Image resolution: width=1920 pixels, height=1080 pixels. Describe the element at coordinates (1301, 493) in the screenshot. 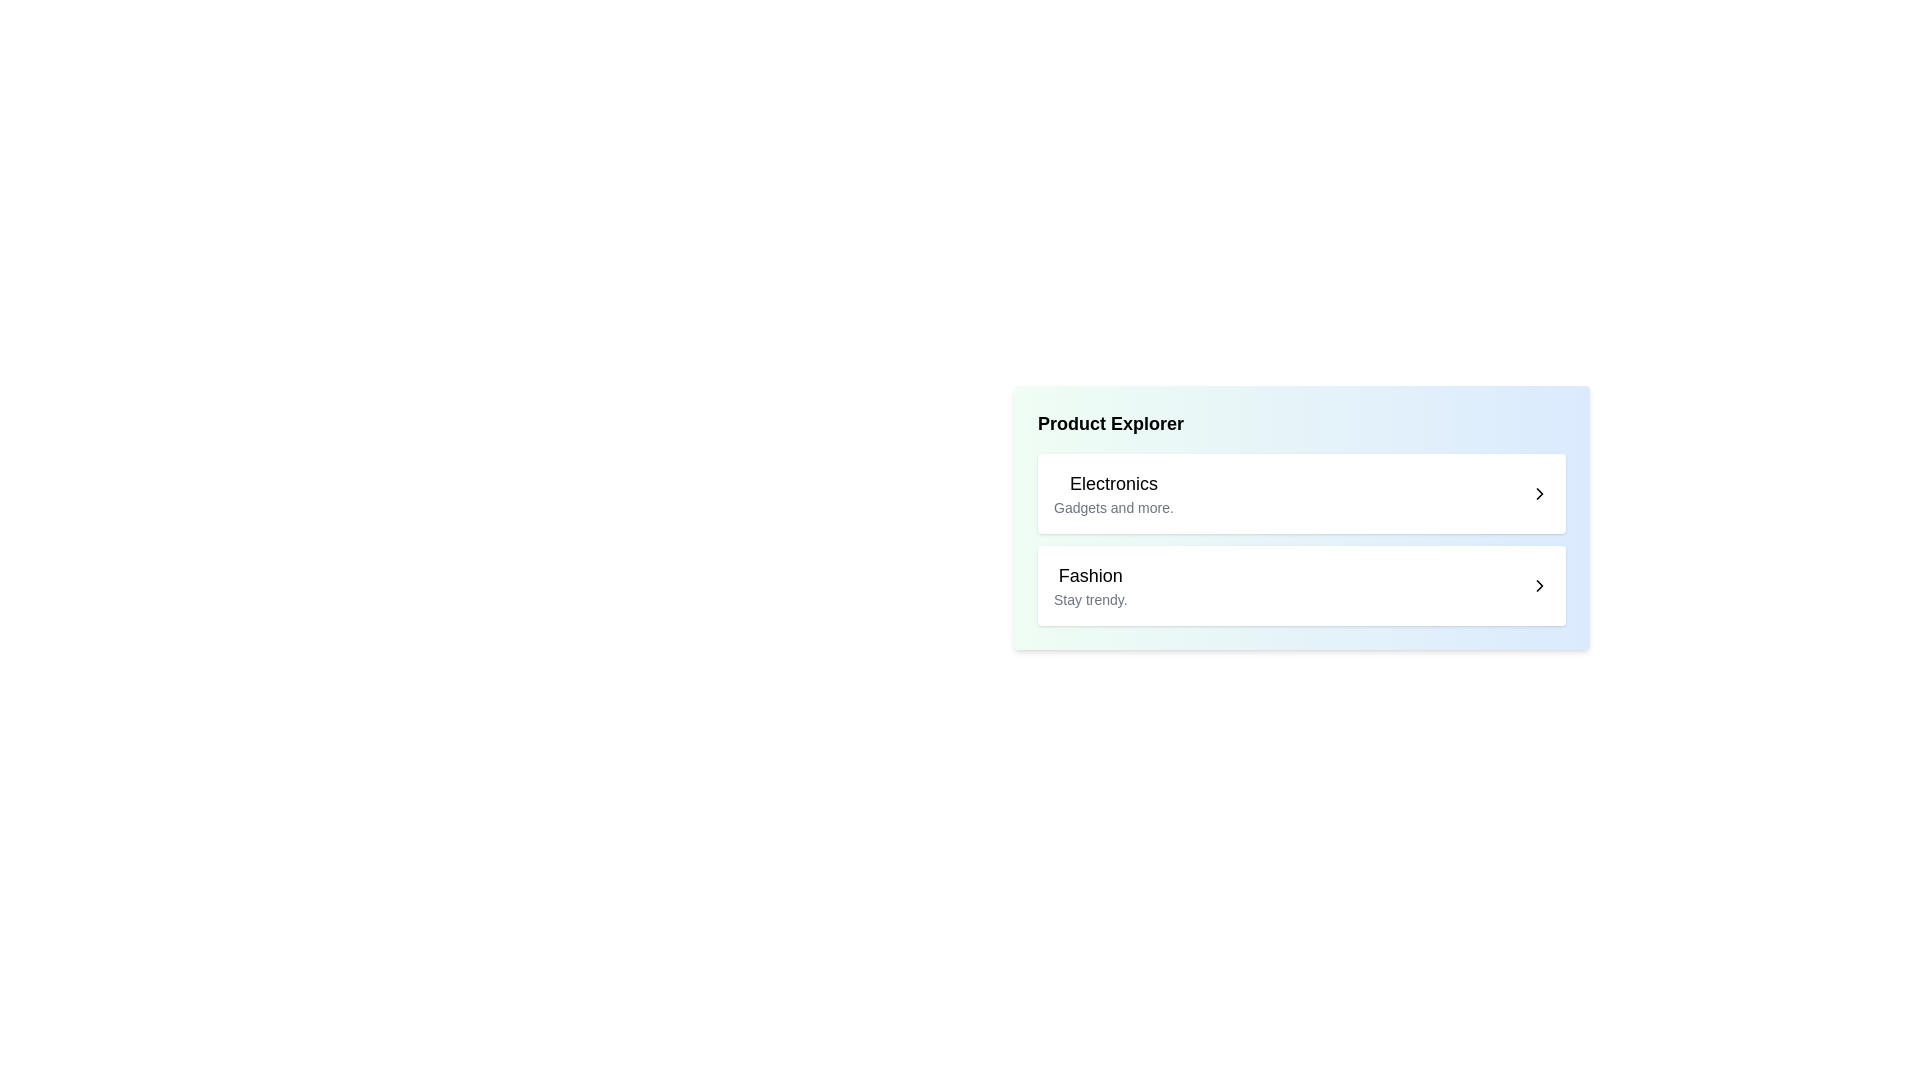

I see `the first list item labeled 'Electronics'` at that location.